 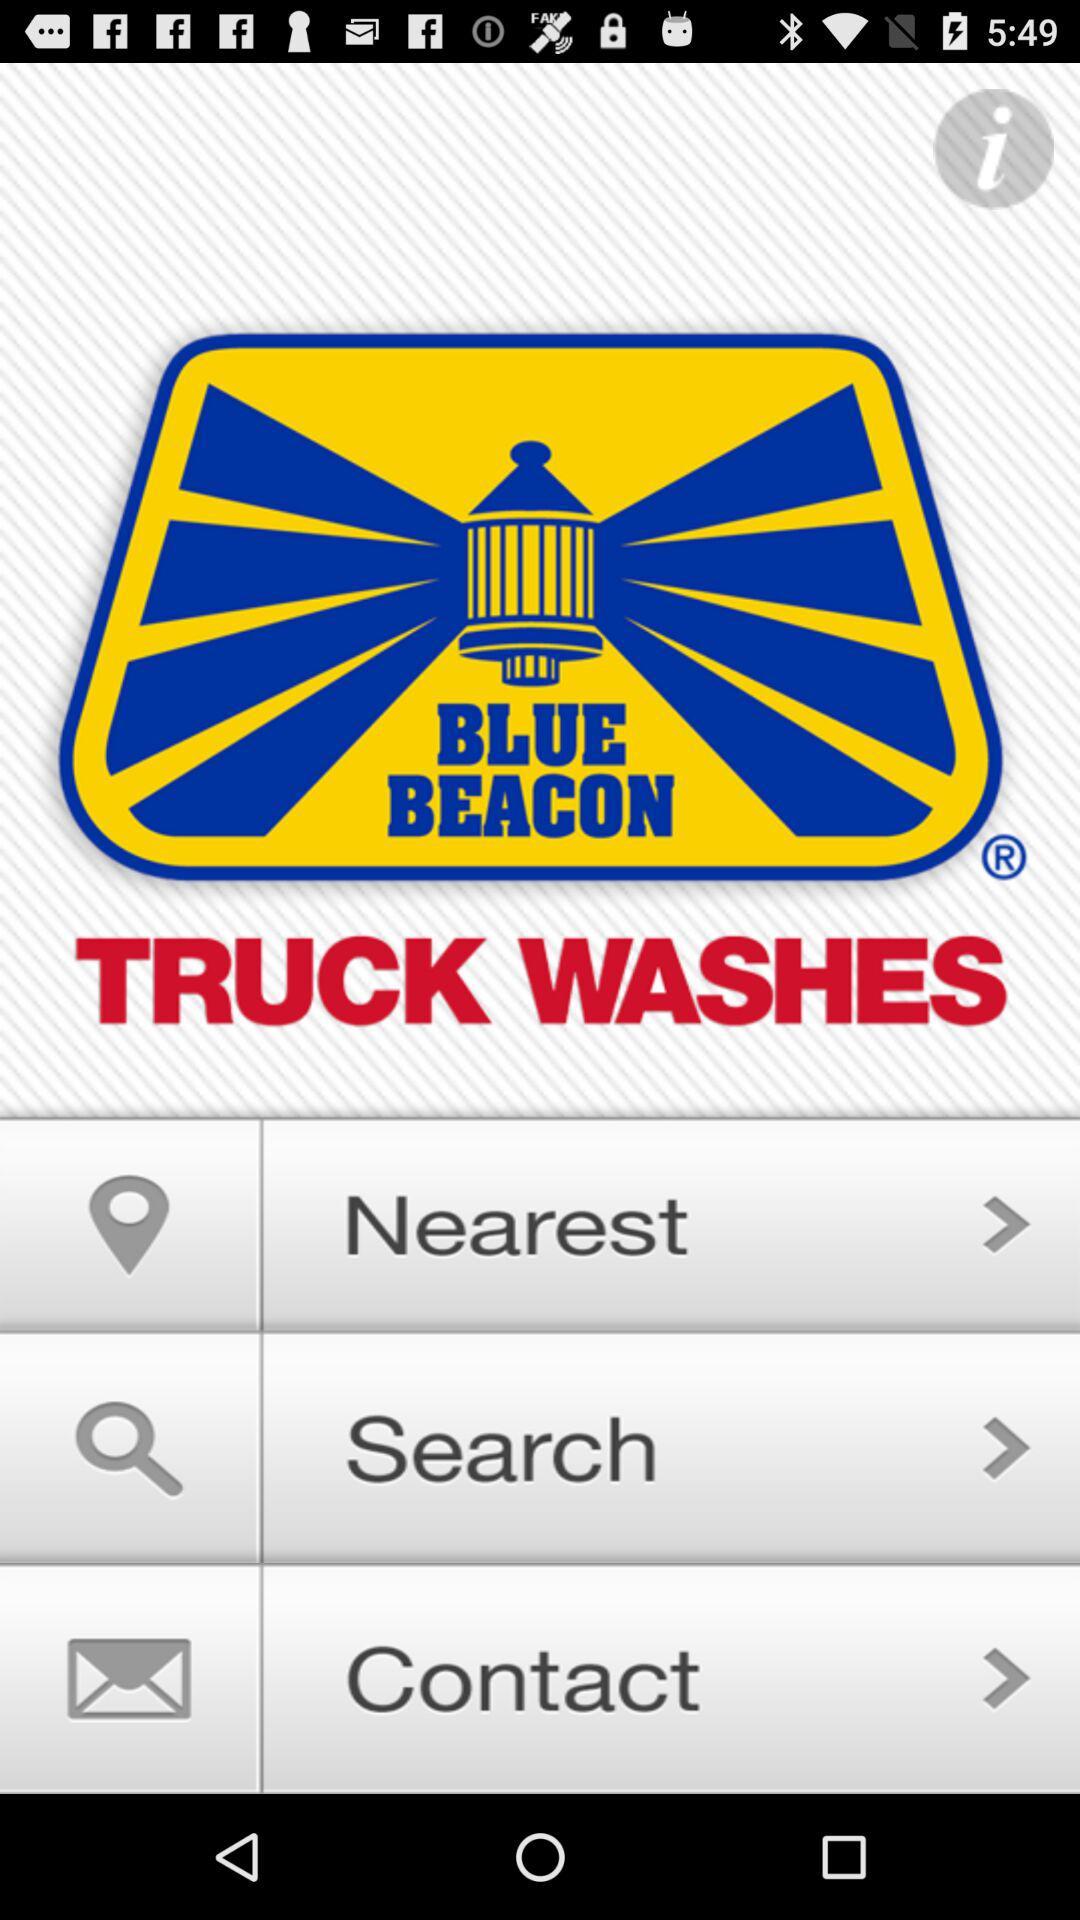 What do you see at coordinates (540, 1678) in the screenshot?
I see `contact` at bounding box center [540, 1678].